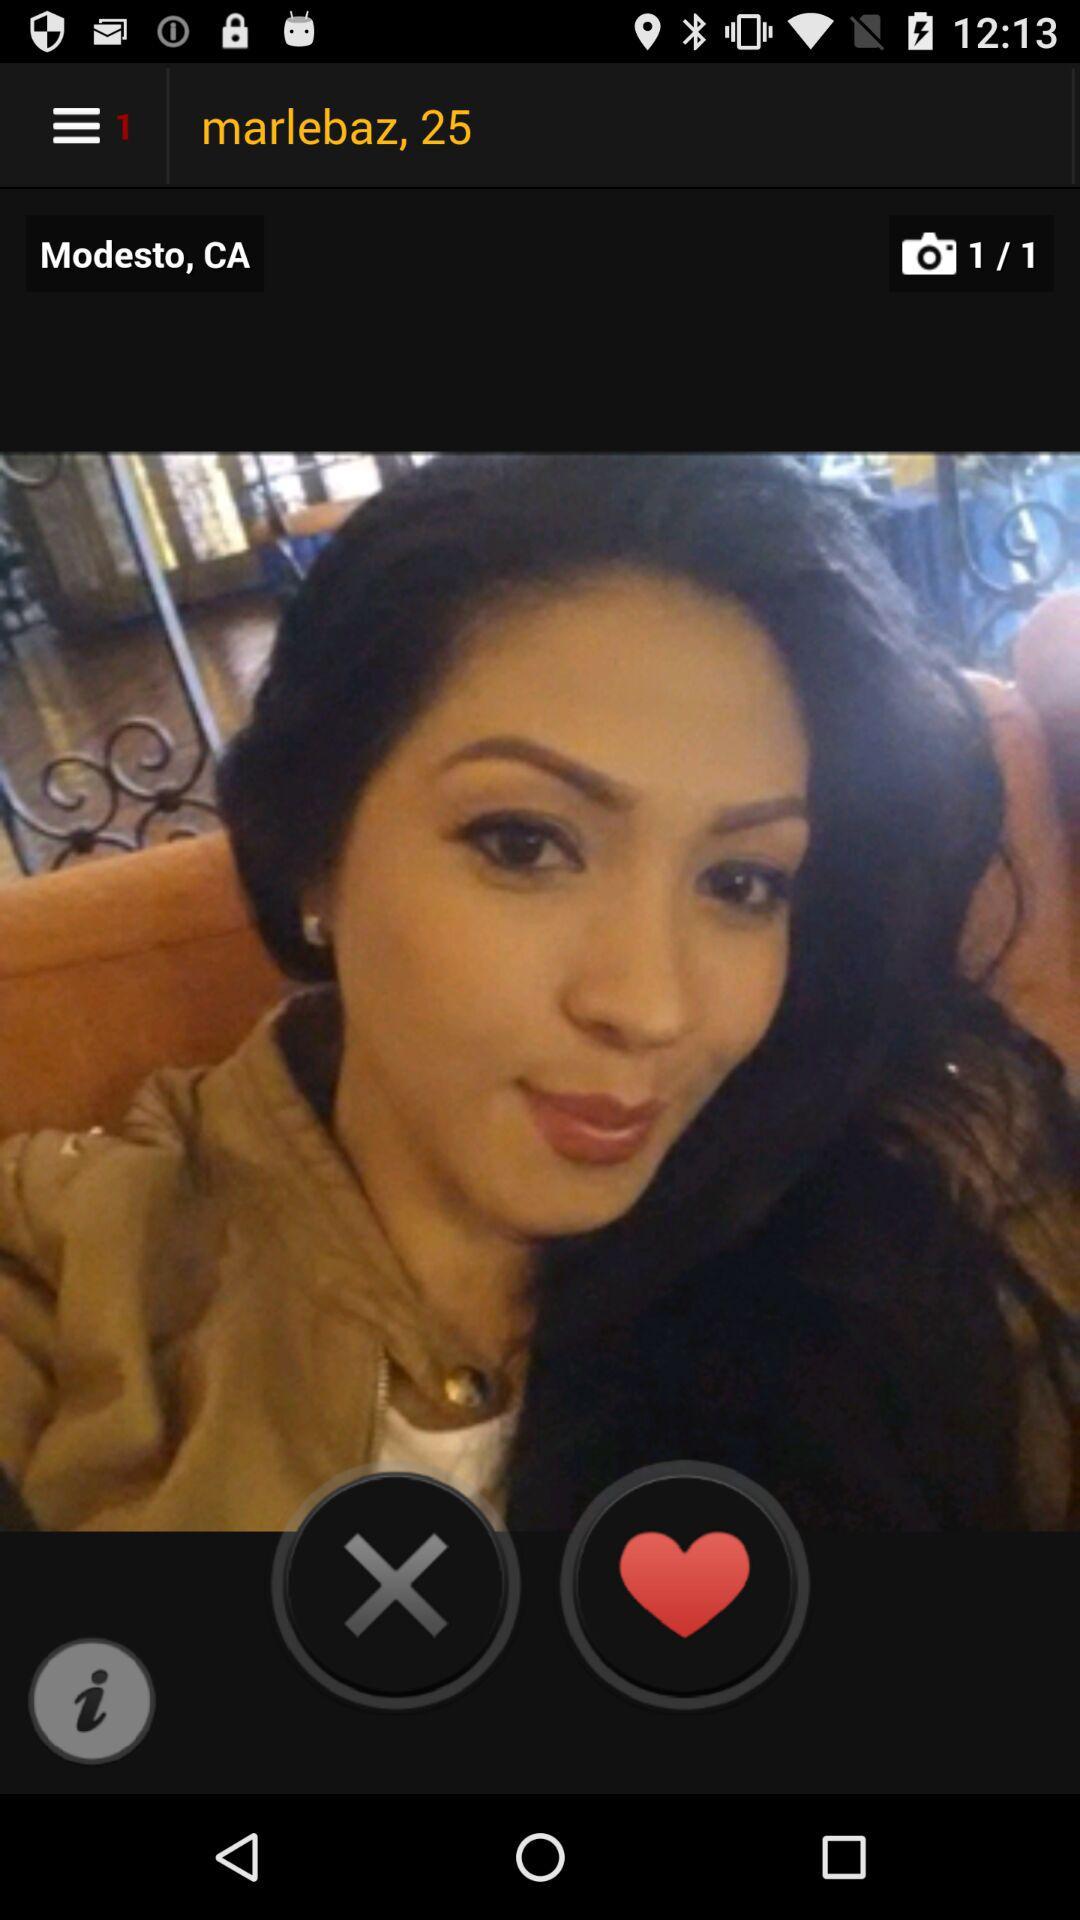  What do you see at coordinates (395, 1583) in the screenshot?
I see `pass option` at bounding box center [395, 1583].